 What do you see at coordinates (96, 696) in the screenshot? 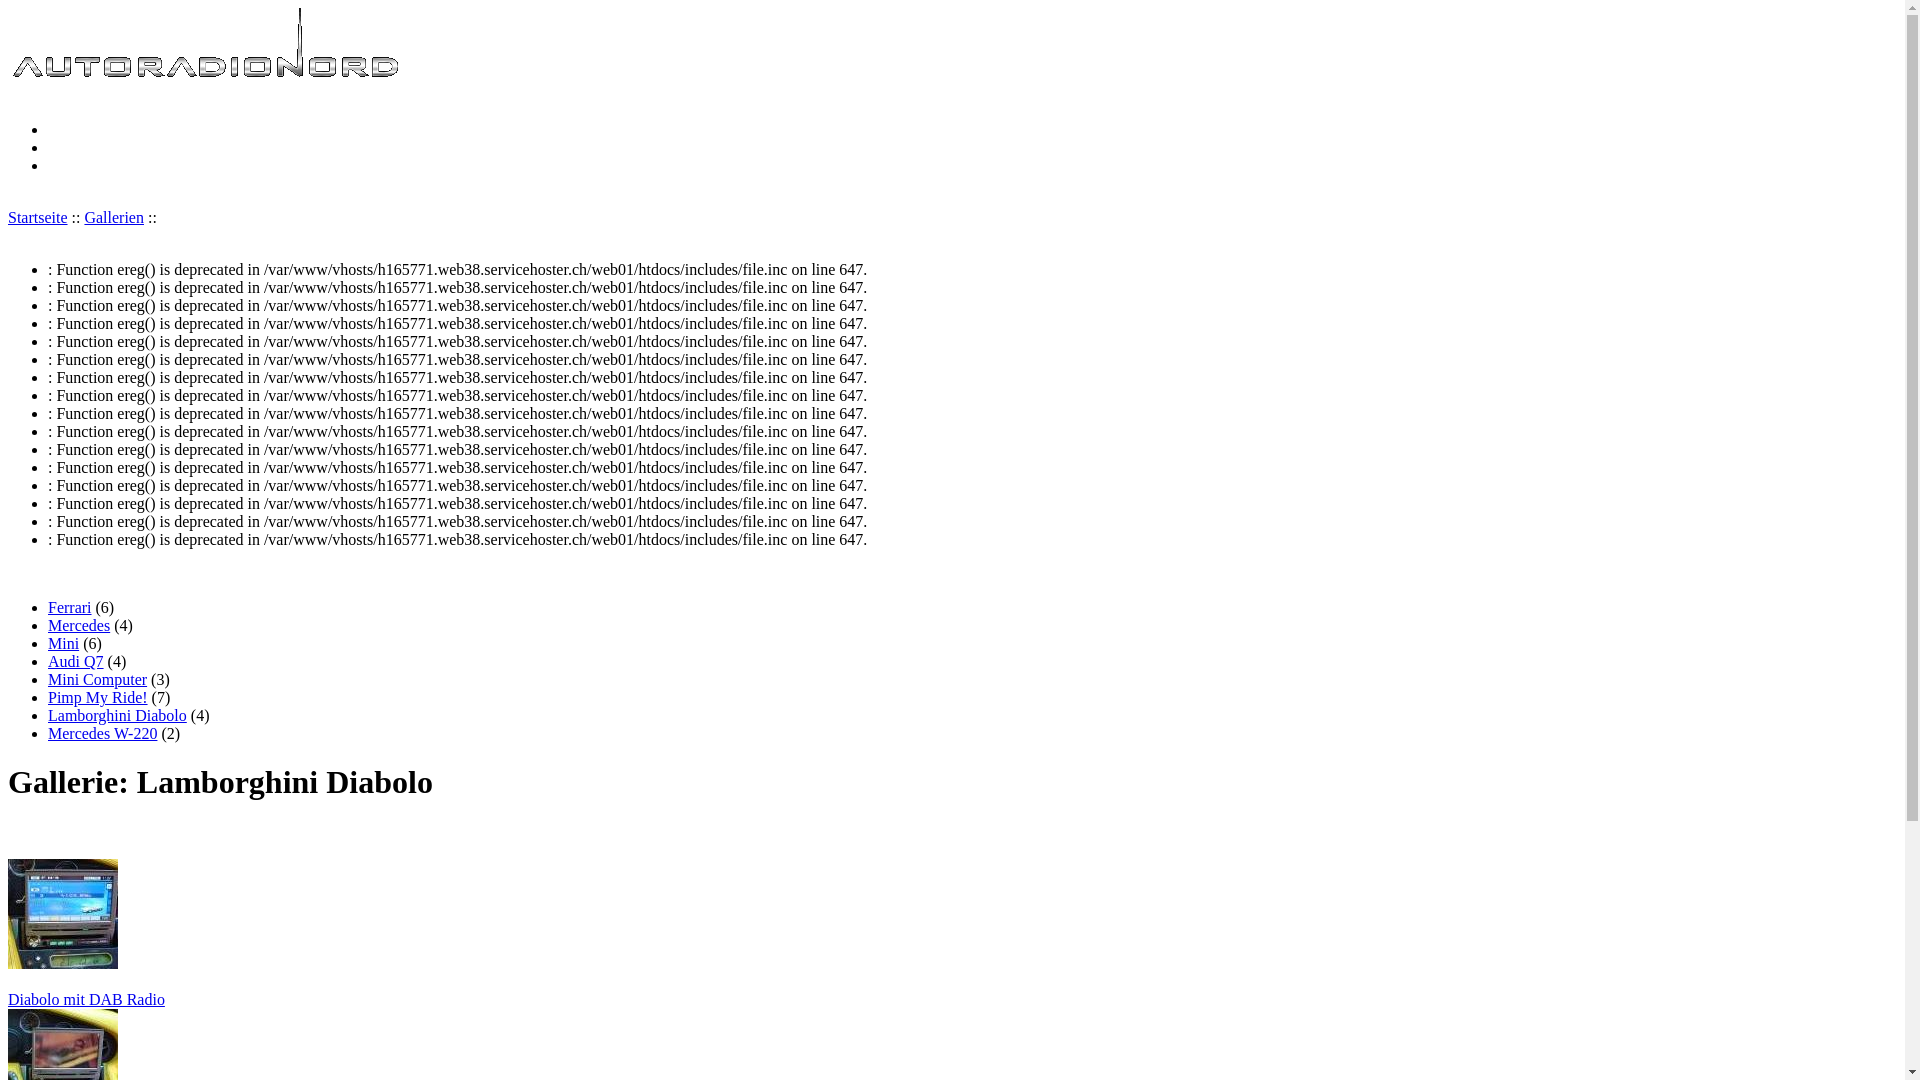
I see `'Pimp My Ride!'` at bounding box center [96, 696].